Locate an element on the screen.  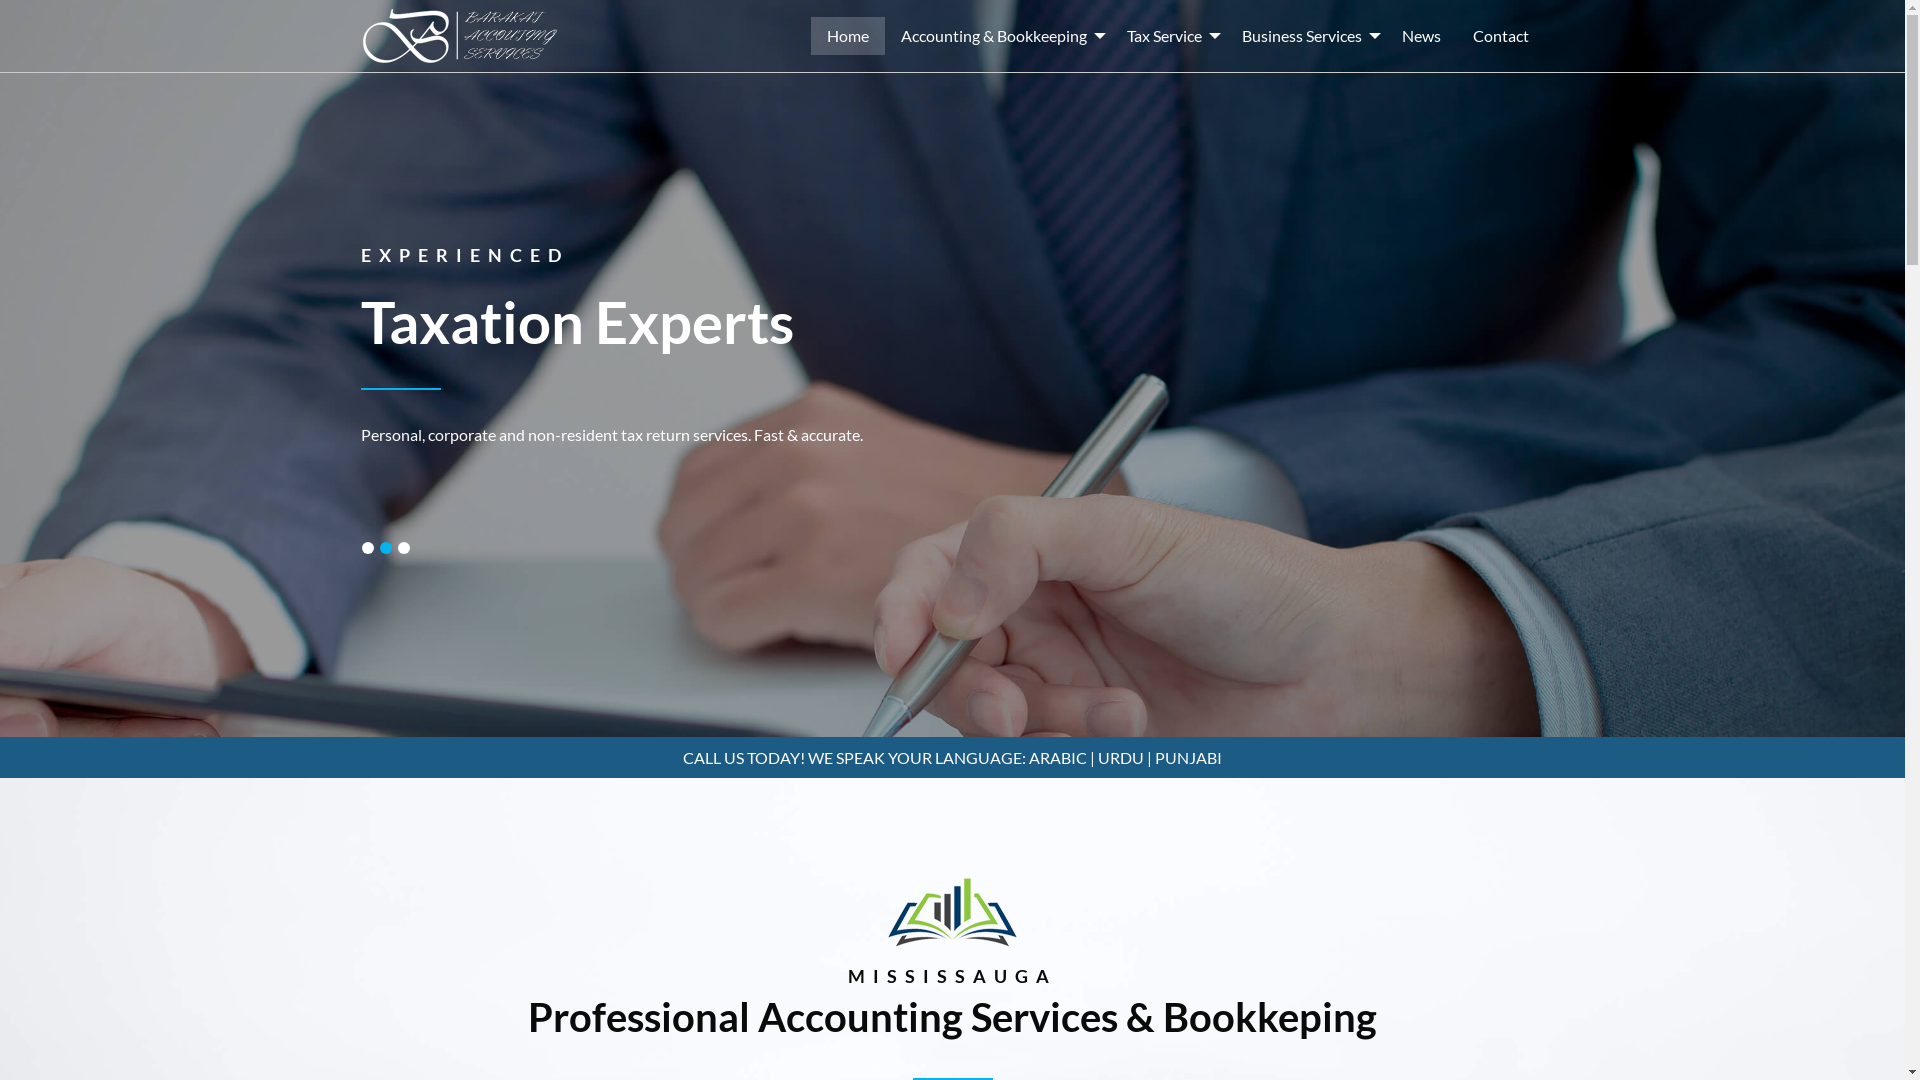
'First slide details.' is located at coordinates (368, 547).